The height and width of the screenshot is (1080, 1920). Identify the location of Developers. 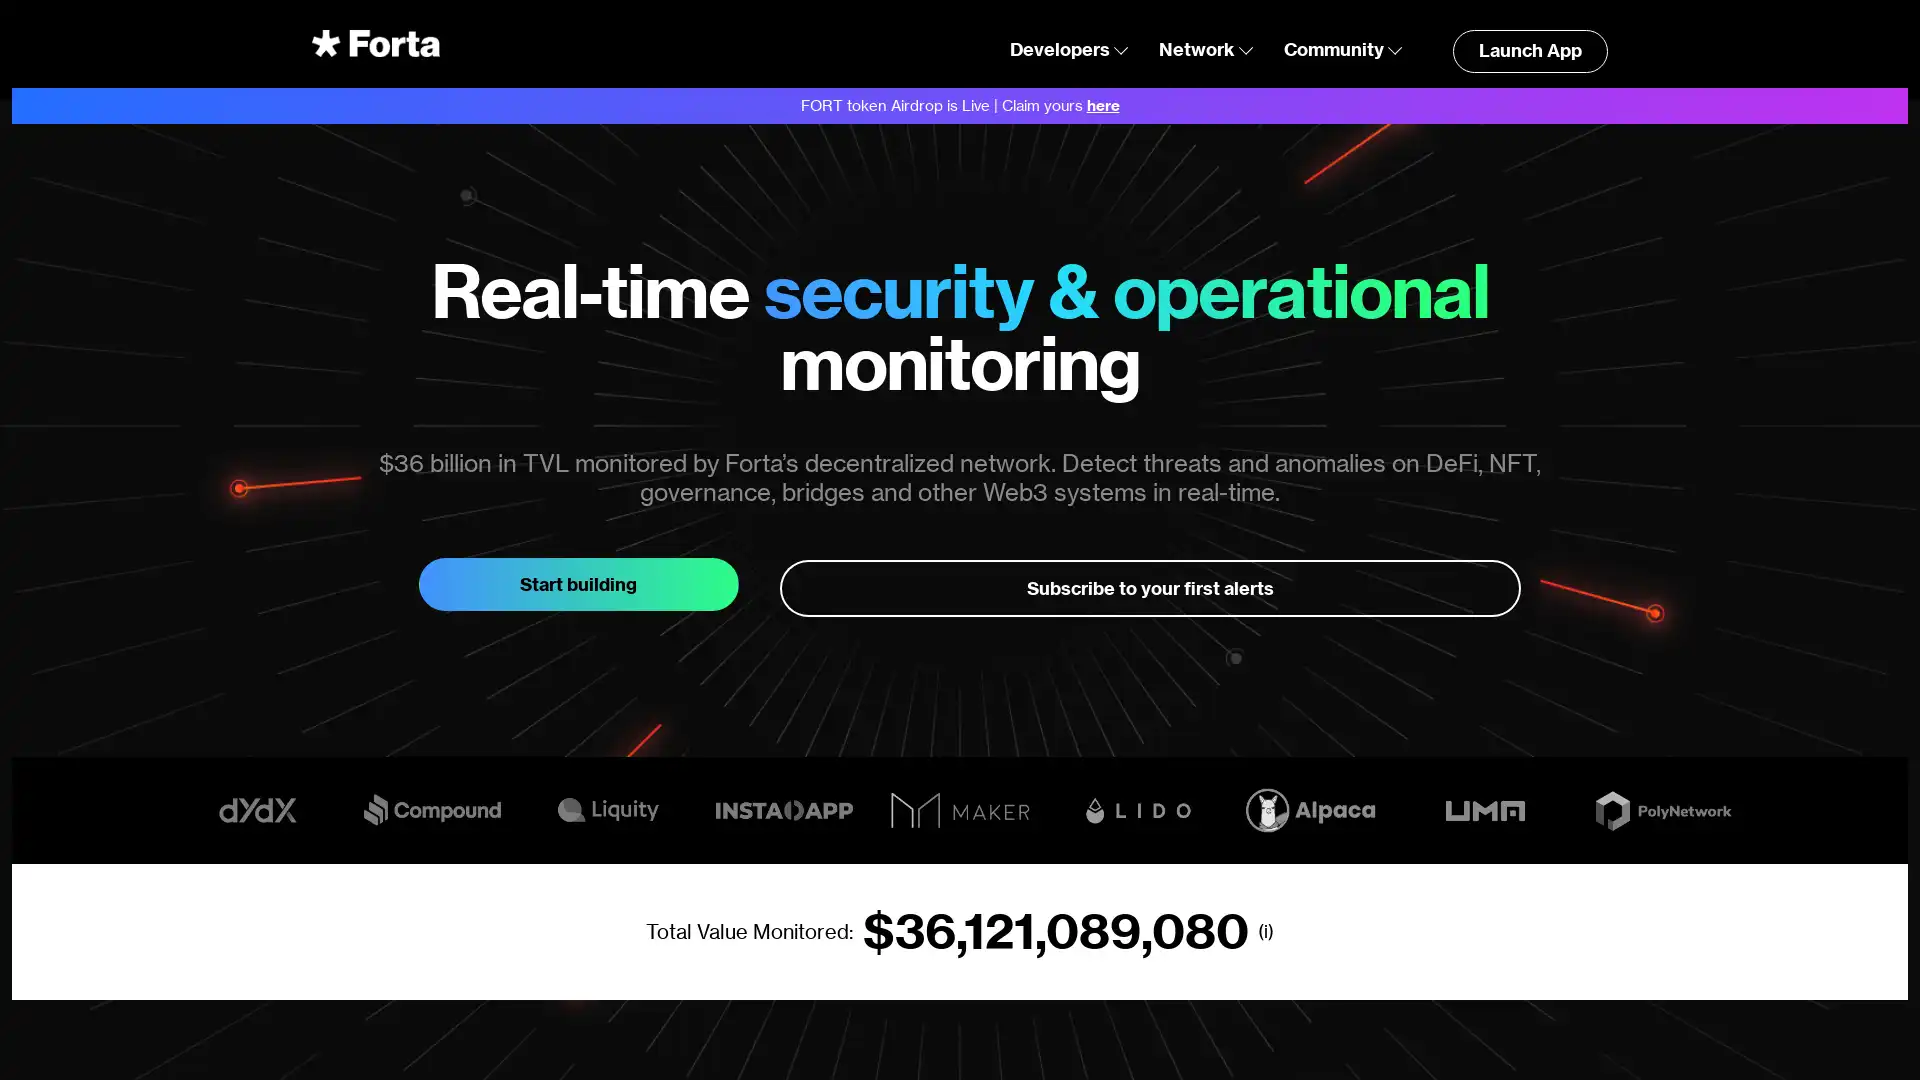
(1068, 49).